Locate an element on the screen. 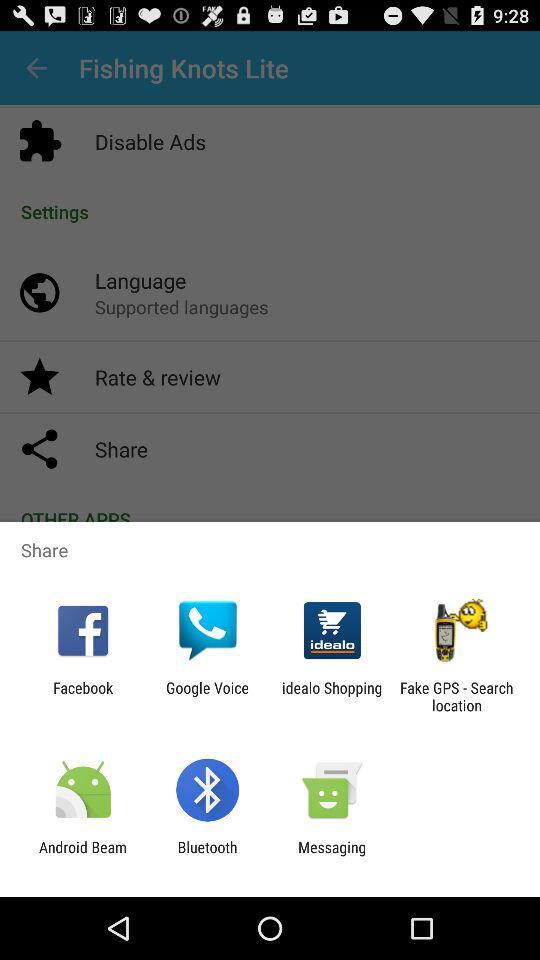  item next to the google voice app is located at coordinates (82, 696).